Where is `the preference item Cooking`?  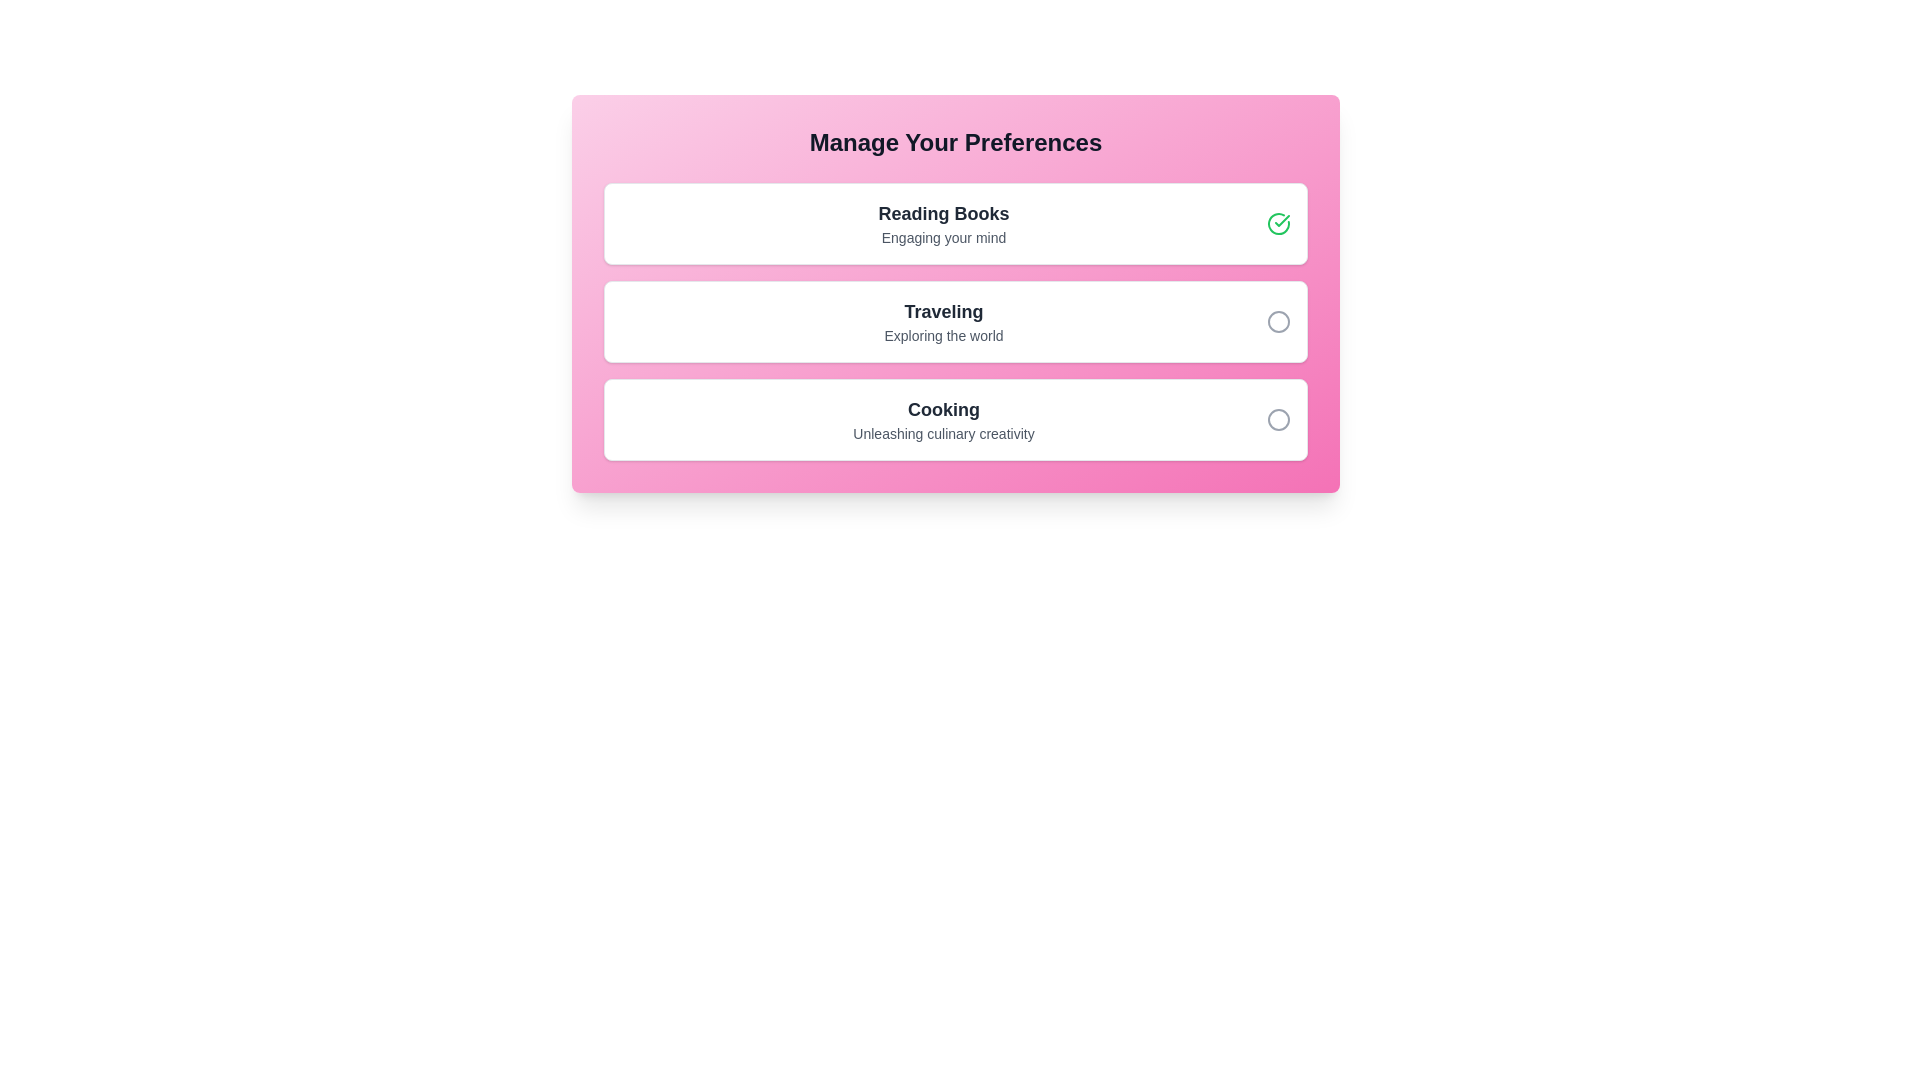
the preference item Cooking is located at coordinates (954, 419).